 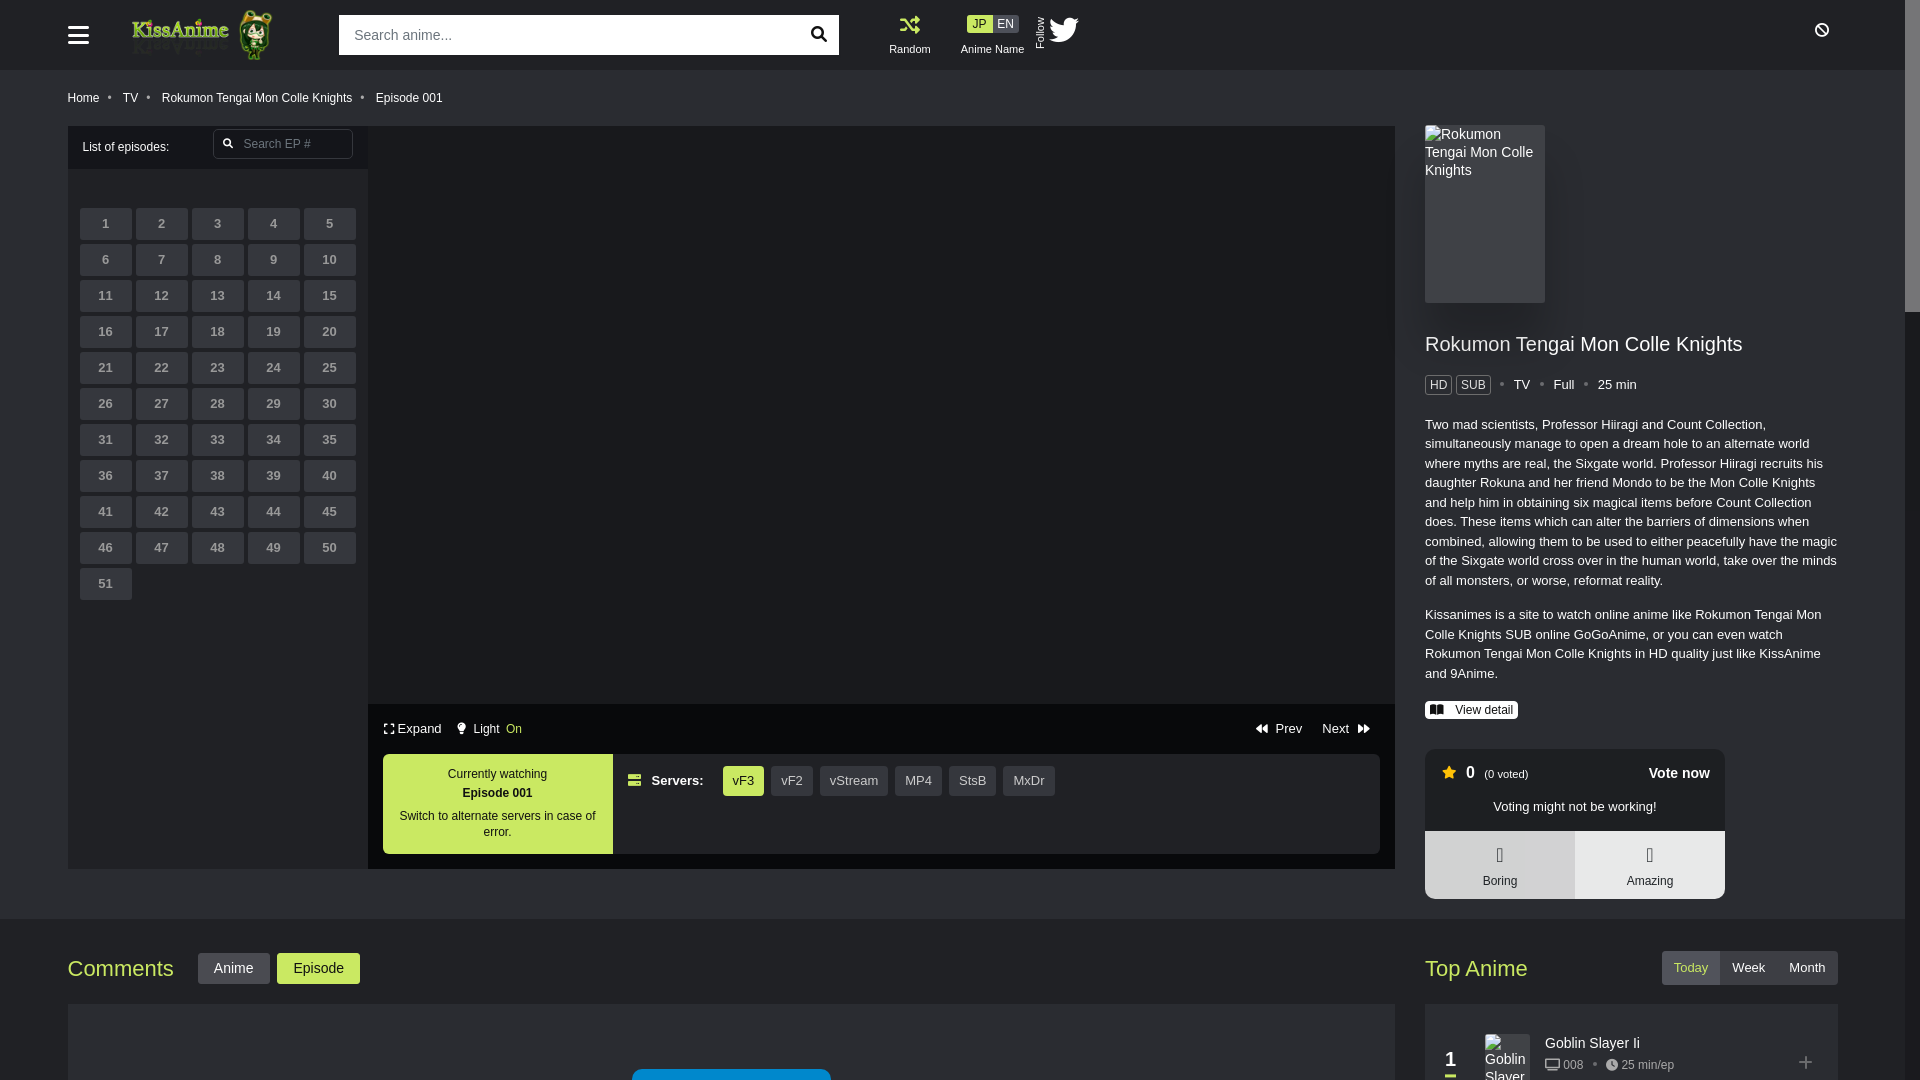 What do you see at coordinates (104, 404) in the screenshot?
I see `'26'` at bounding box center [104, 404].